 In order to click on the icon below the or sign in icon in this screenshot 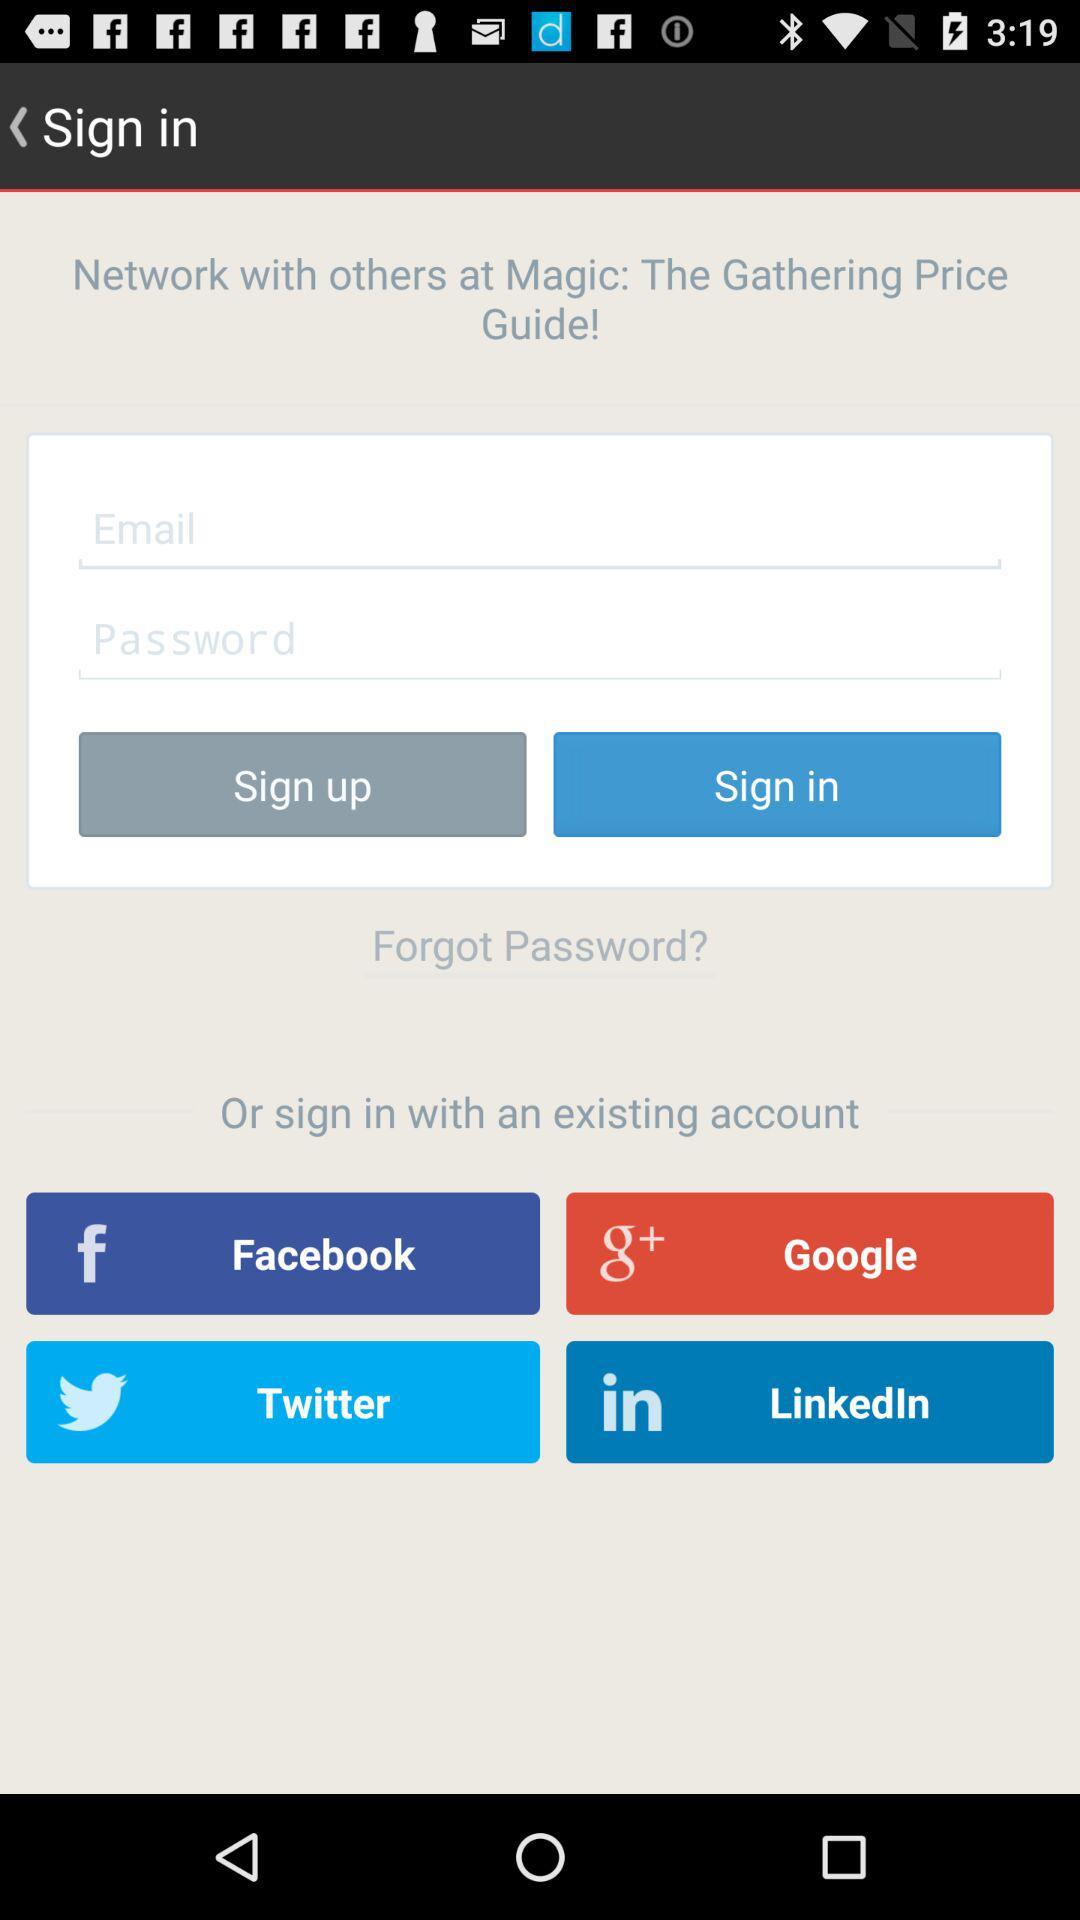, I will do `click(283, 1252)`.